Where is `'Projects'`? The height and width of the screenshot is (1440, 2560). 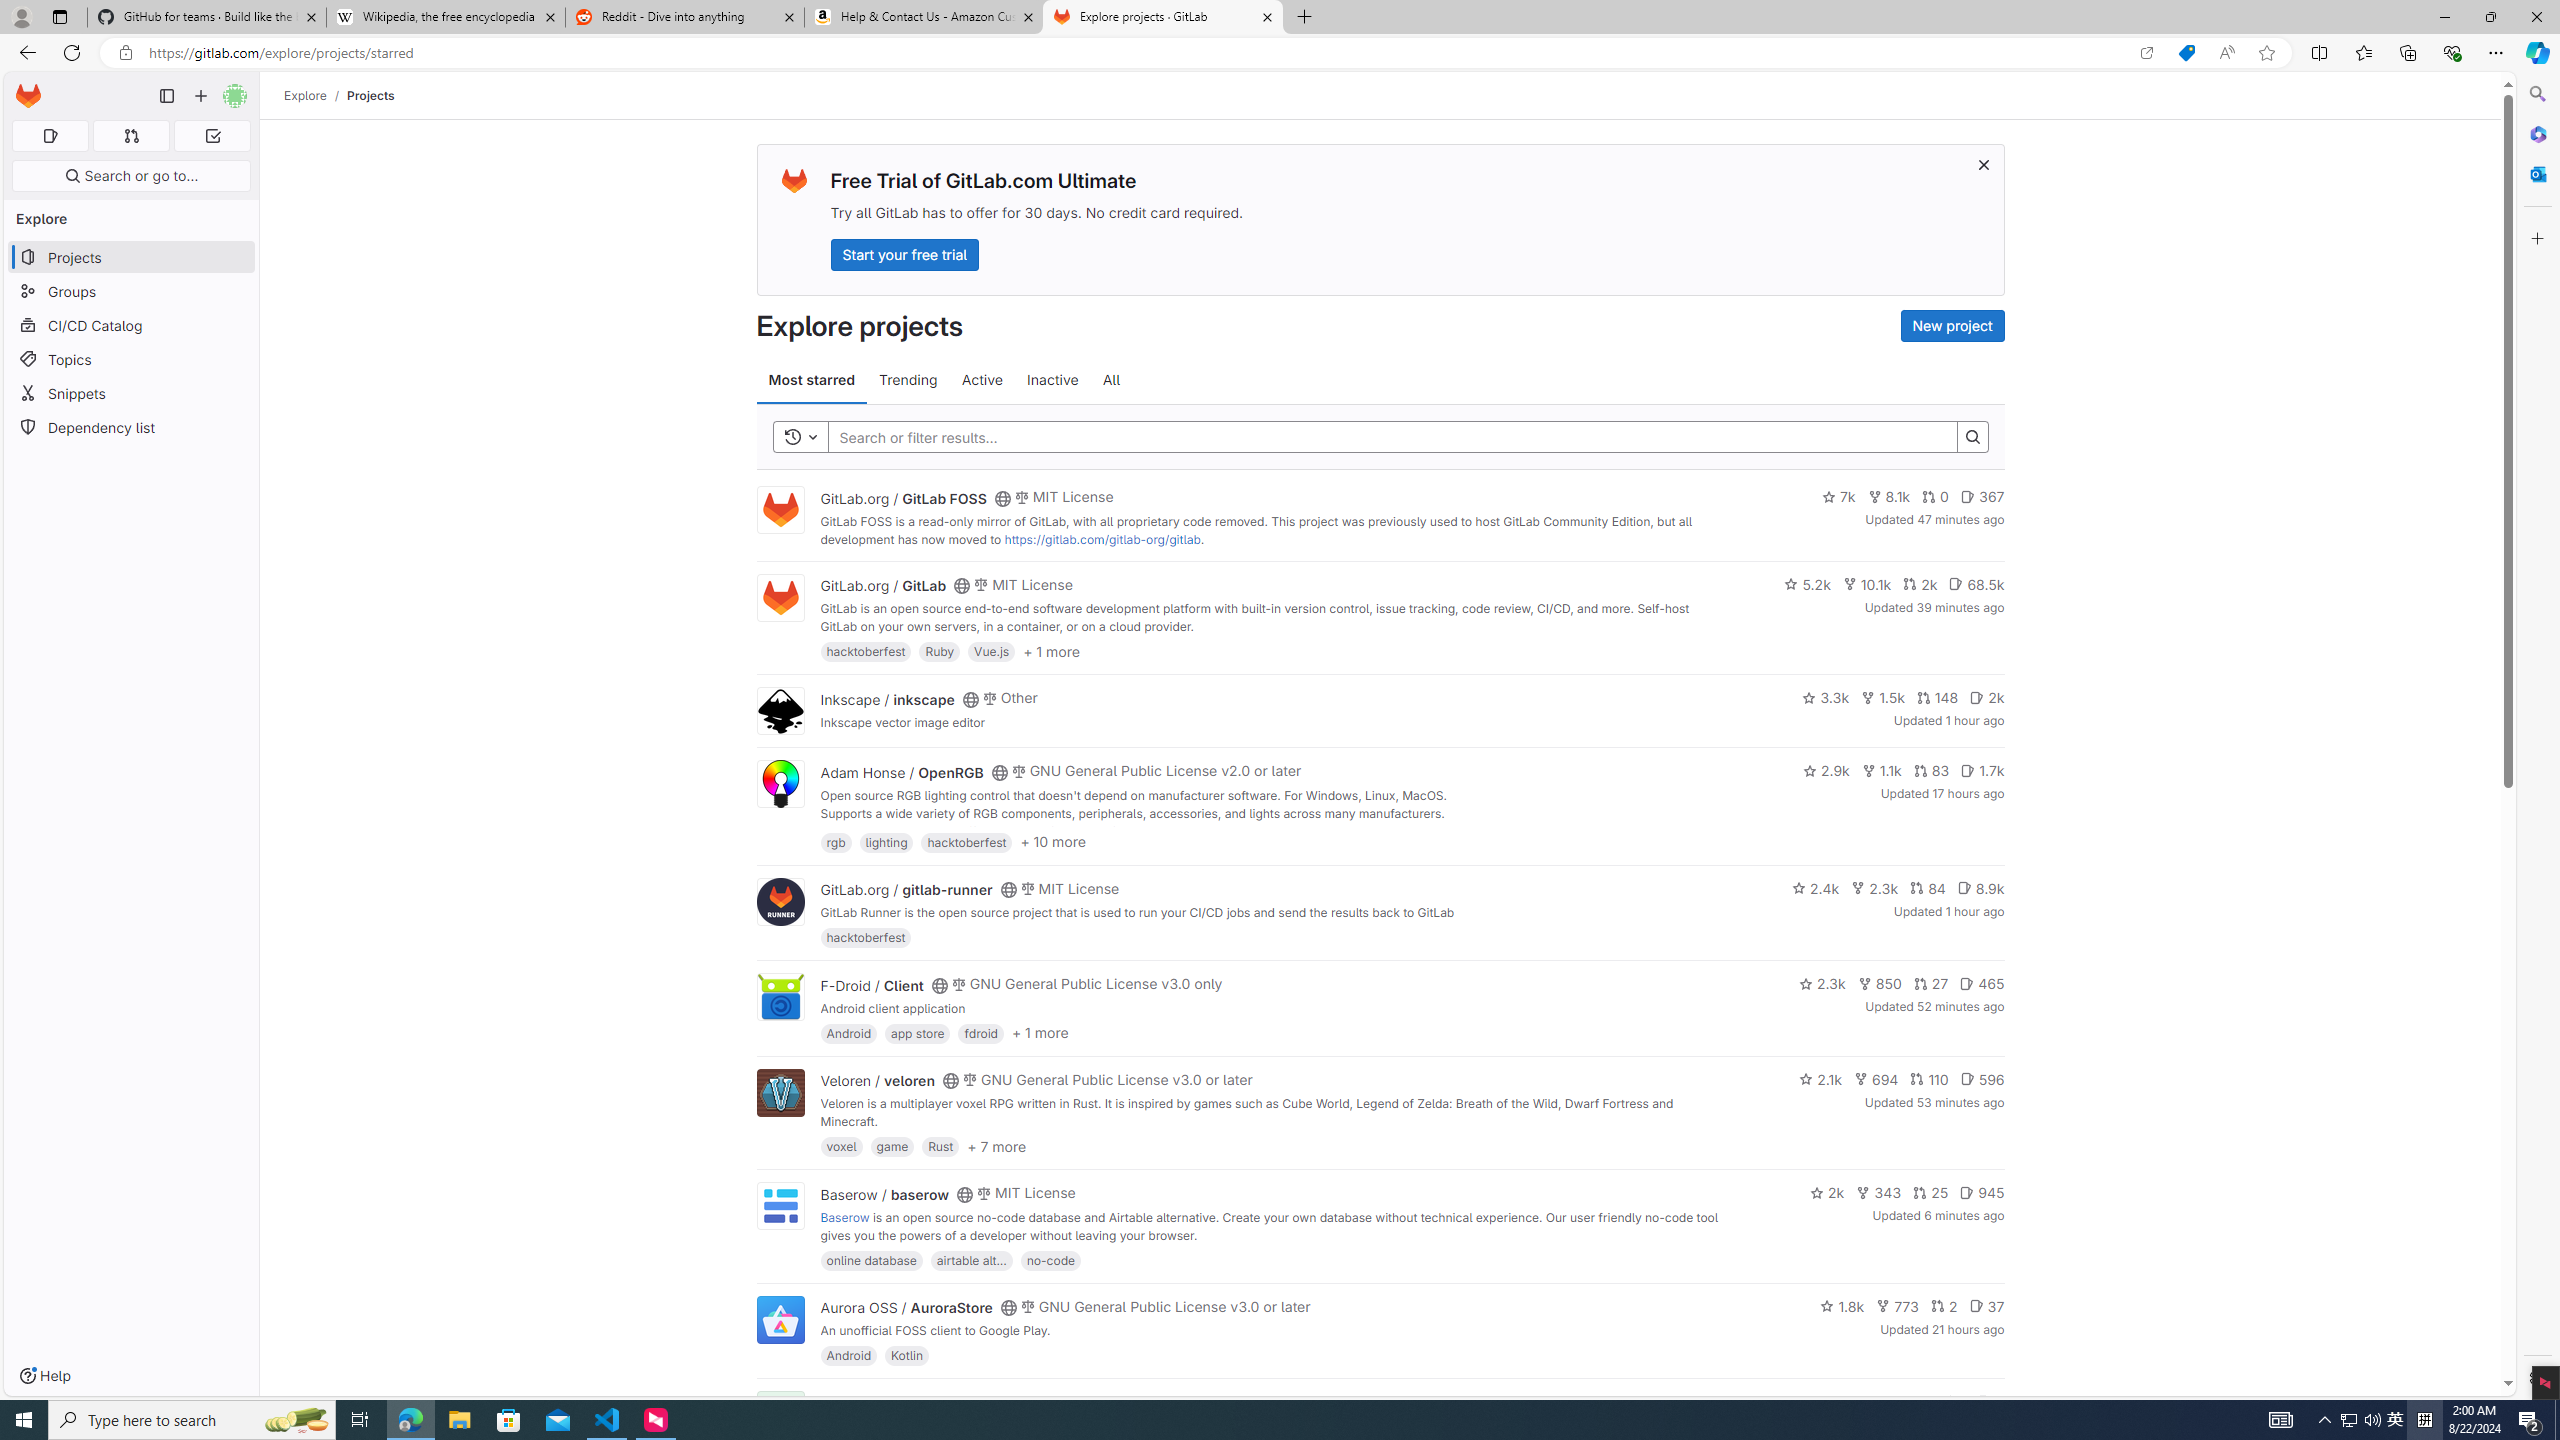 'Projects' is located at coordinates (370, 95).